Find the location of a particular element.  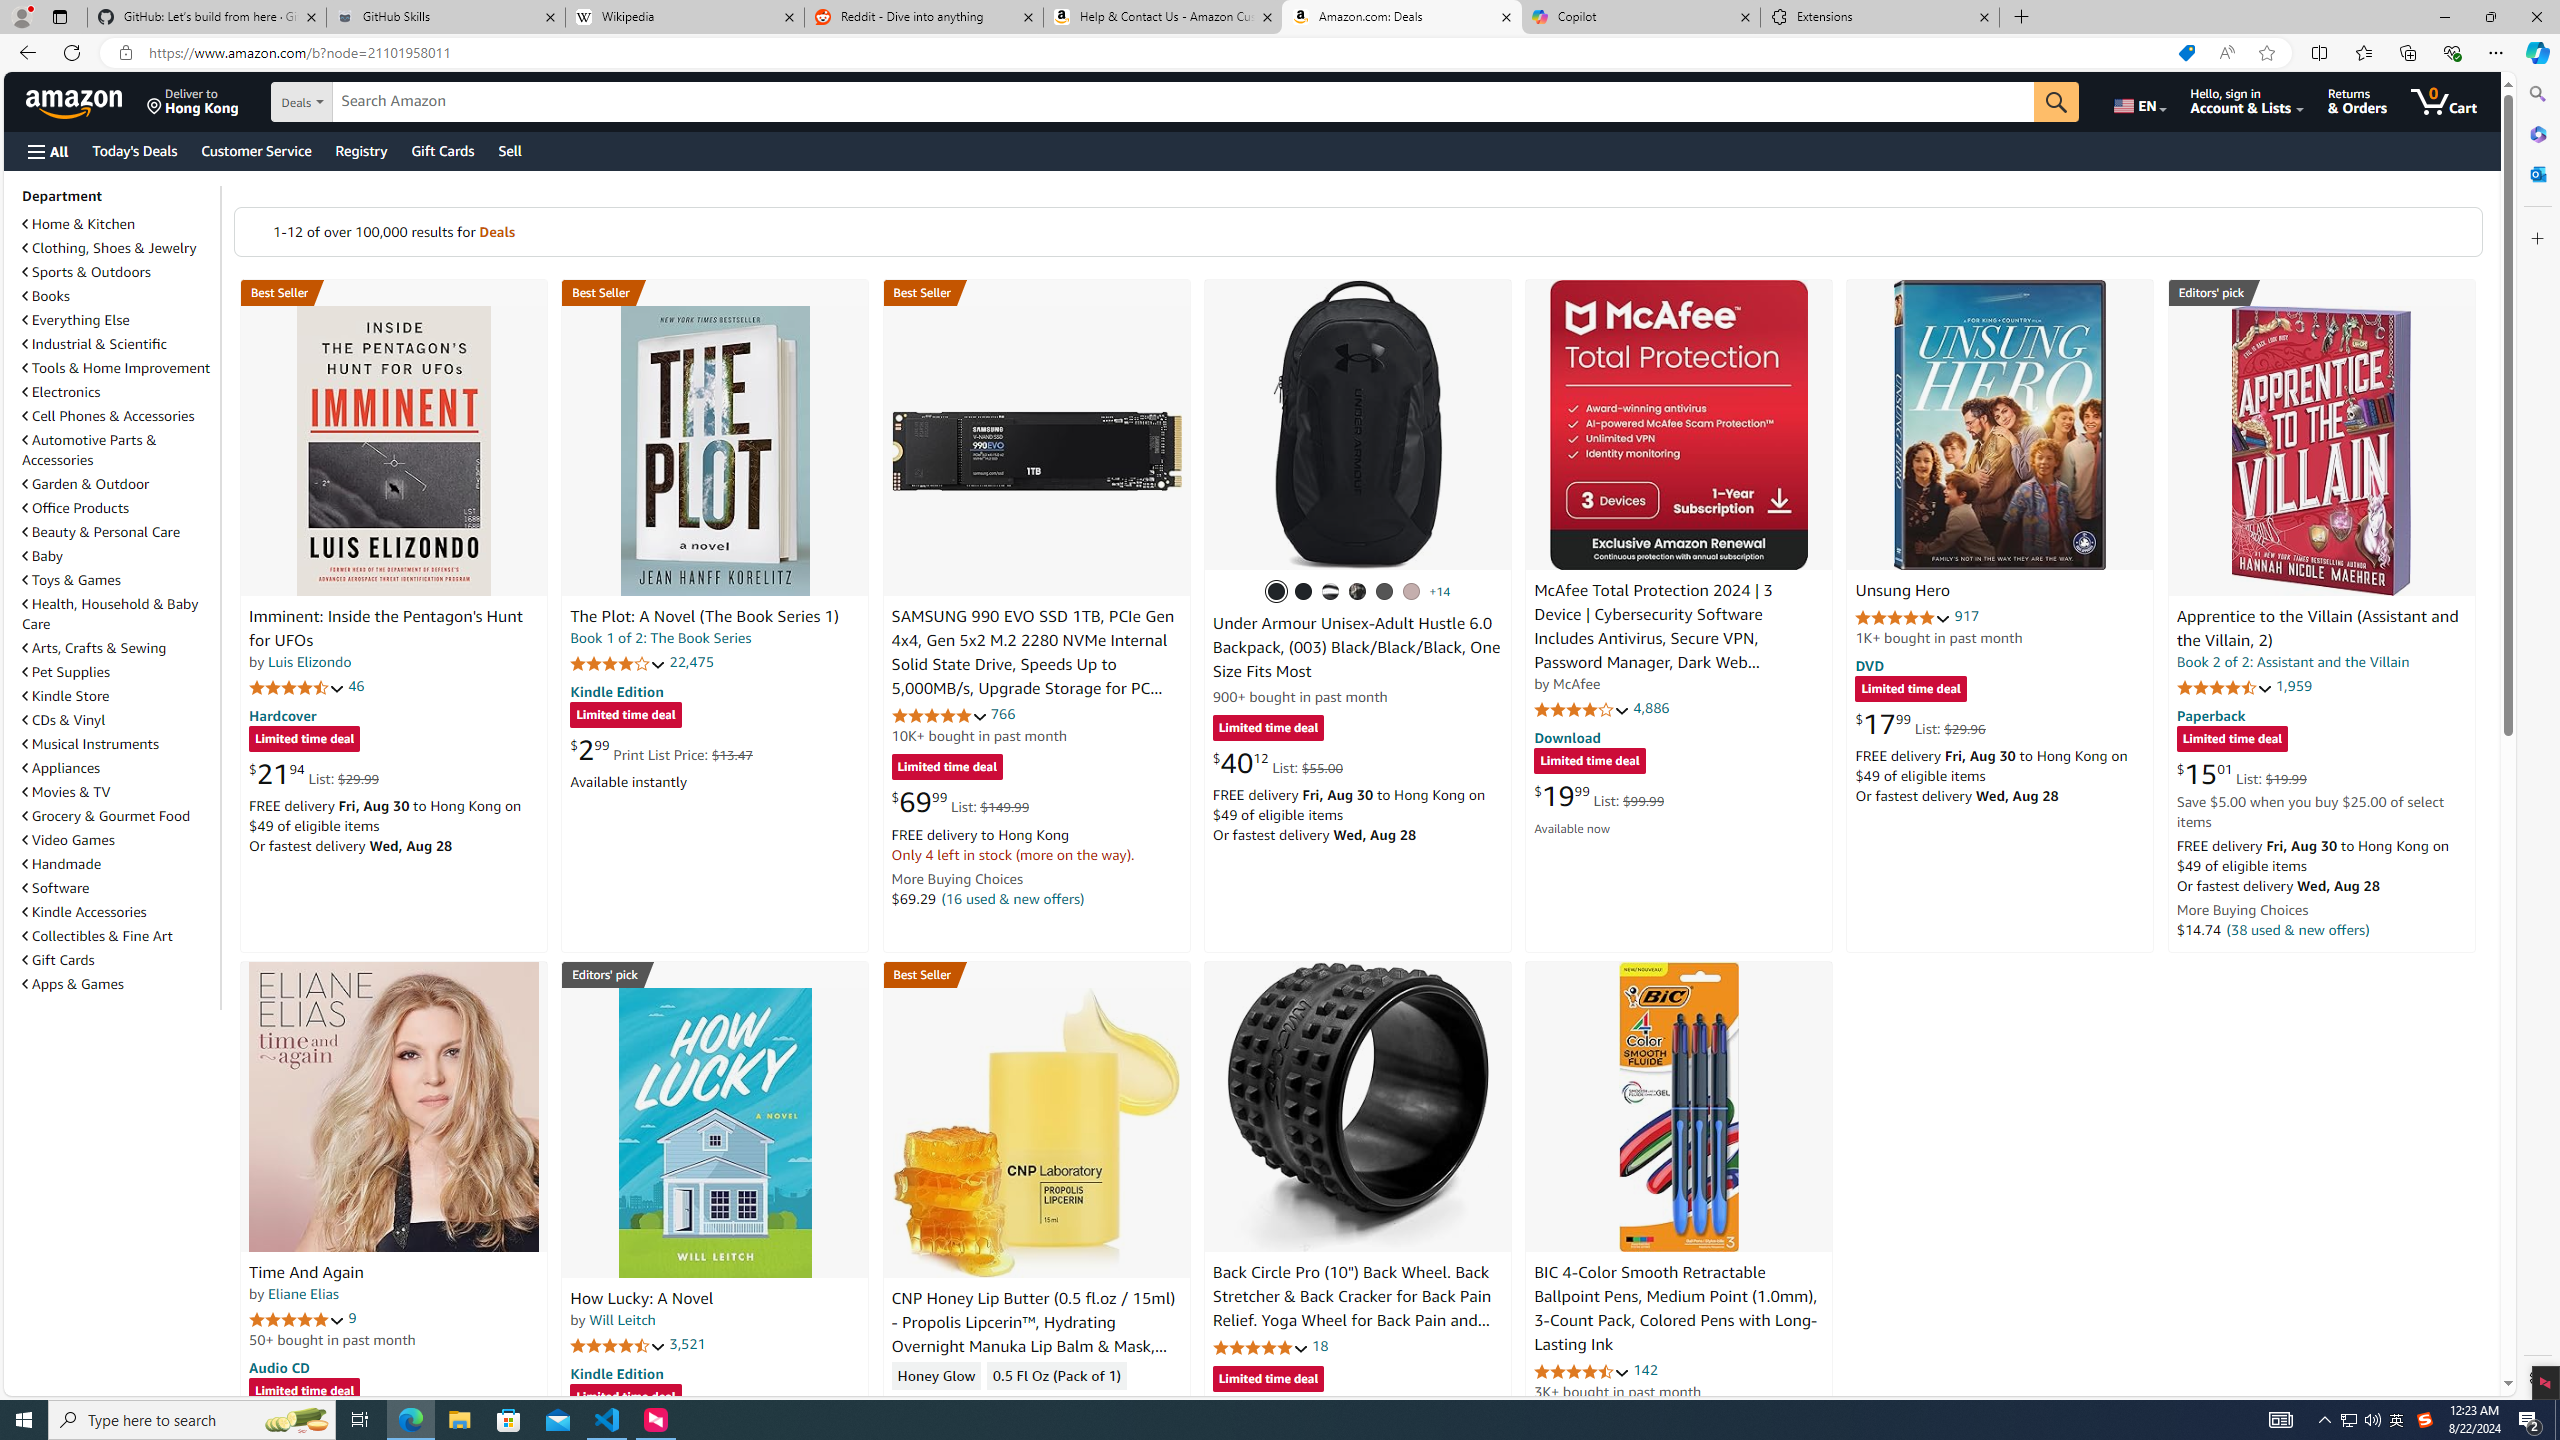

'(005) Black Full Heather / Black / Metallic Gold' is located at coordinates (1385, 590).